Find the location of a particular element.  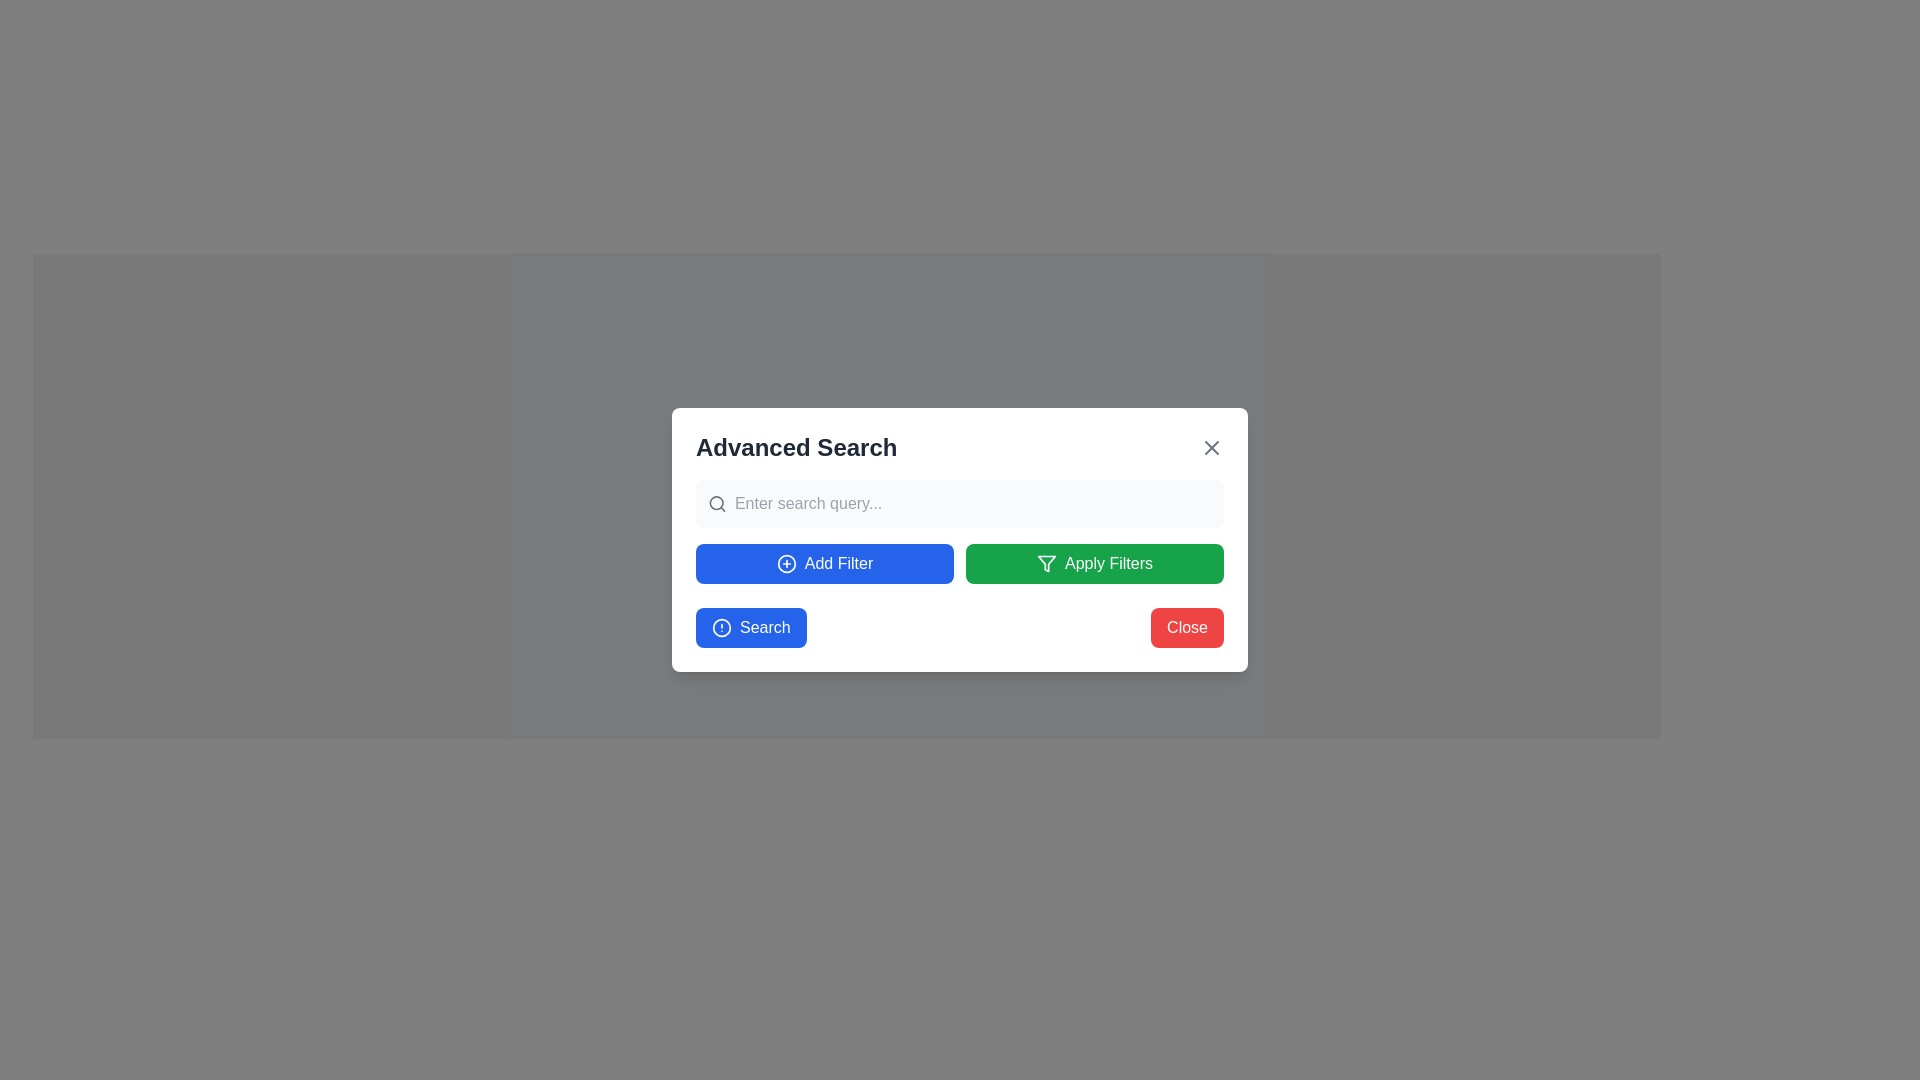

the gray magnifying glass icon located to the left of the placeholder text field to invoke a search action or focus on the input field is located at coordinates (717, 503).